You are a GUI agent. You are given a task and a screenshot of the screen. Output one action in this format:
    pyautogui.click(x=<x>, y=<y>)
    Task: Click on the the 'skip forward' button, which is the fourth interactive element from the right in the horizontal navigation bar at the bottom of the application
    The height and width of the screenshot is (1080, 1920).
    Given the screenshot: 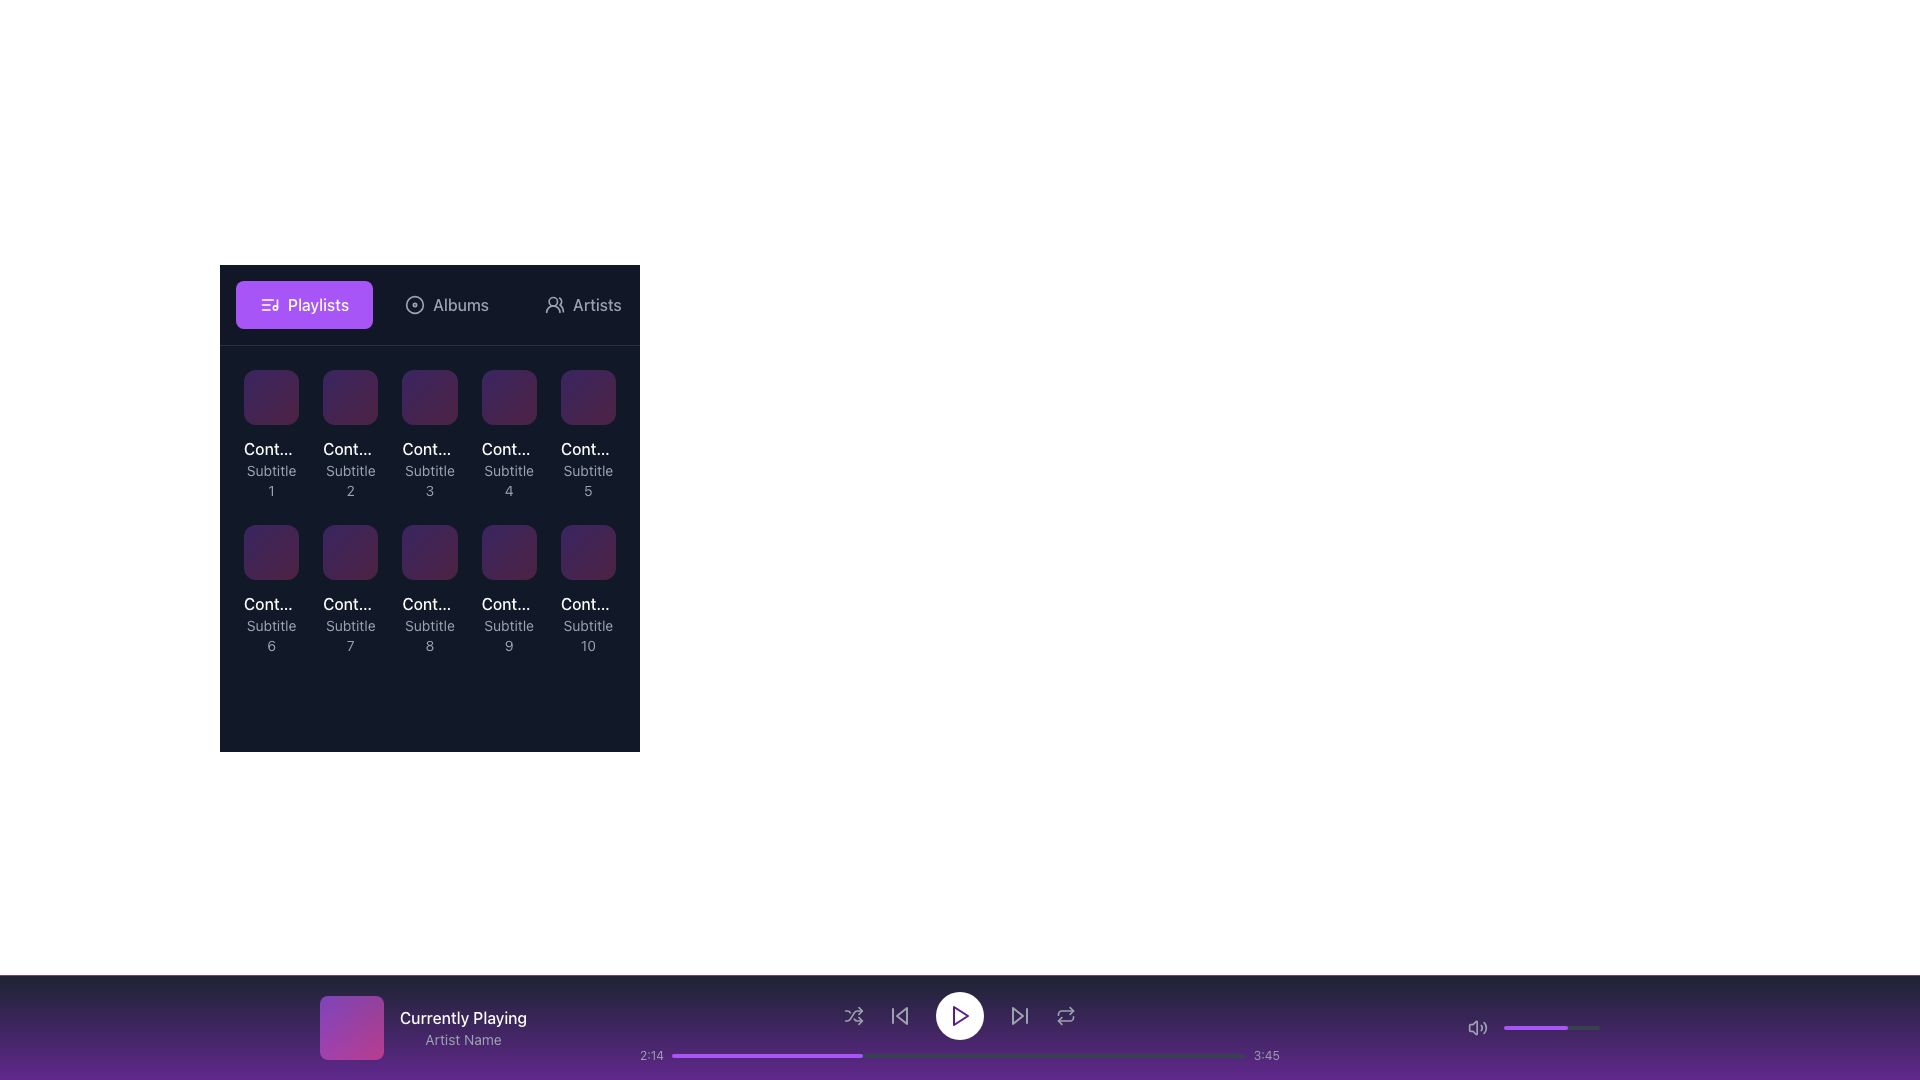 What is the action you would take?
    pyautogui.click(x=1019, y=1015)
    